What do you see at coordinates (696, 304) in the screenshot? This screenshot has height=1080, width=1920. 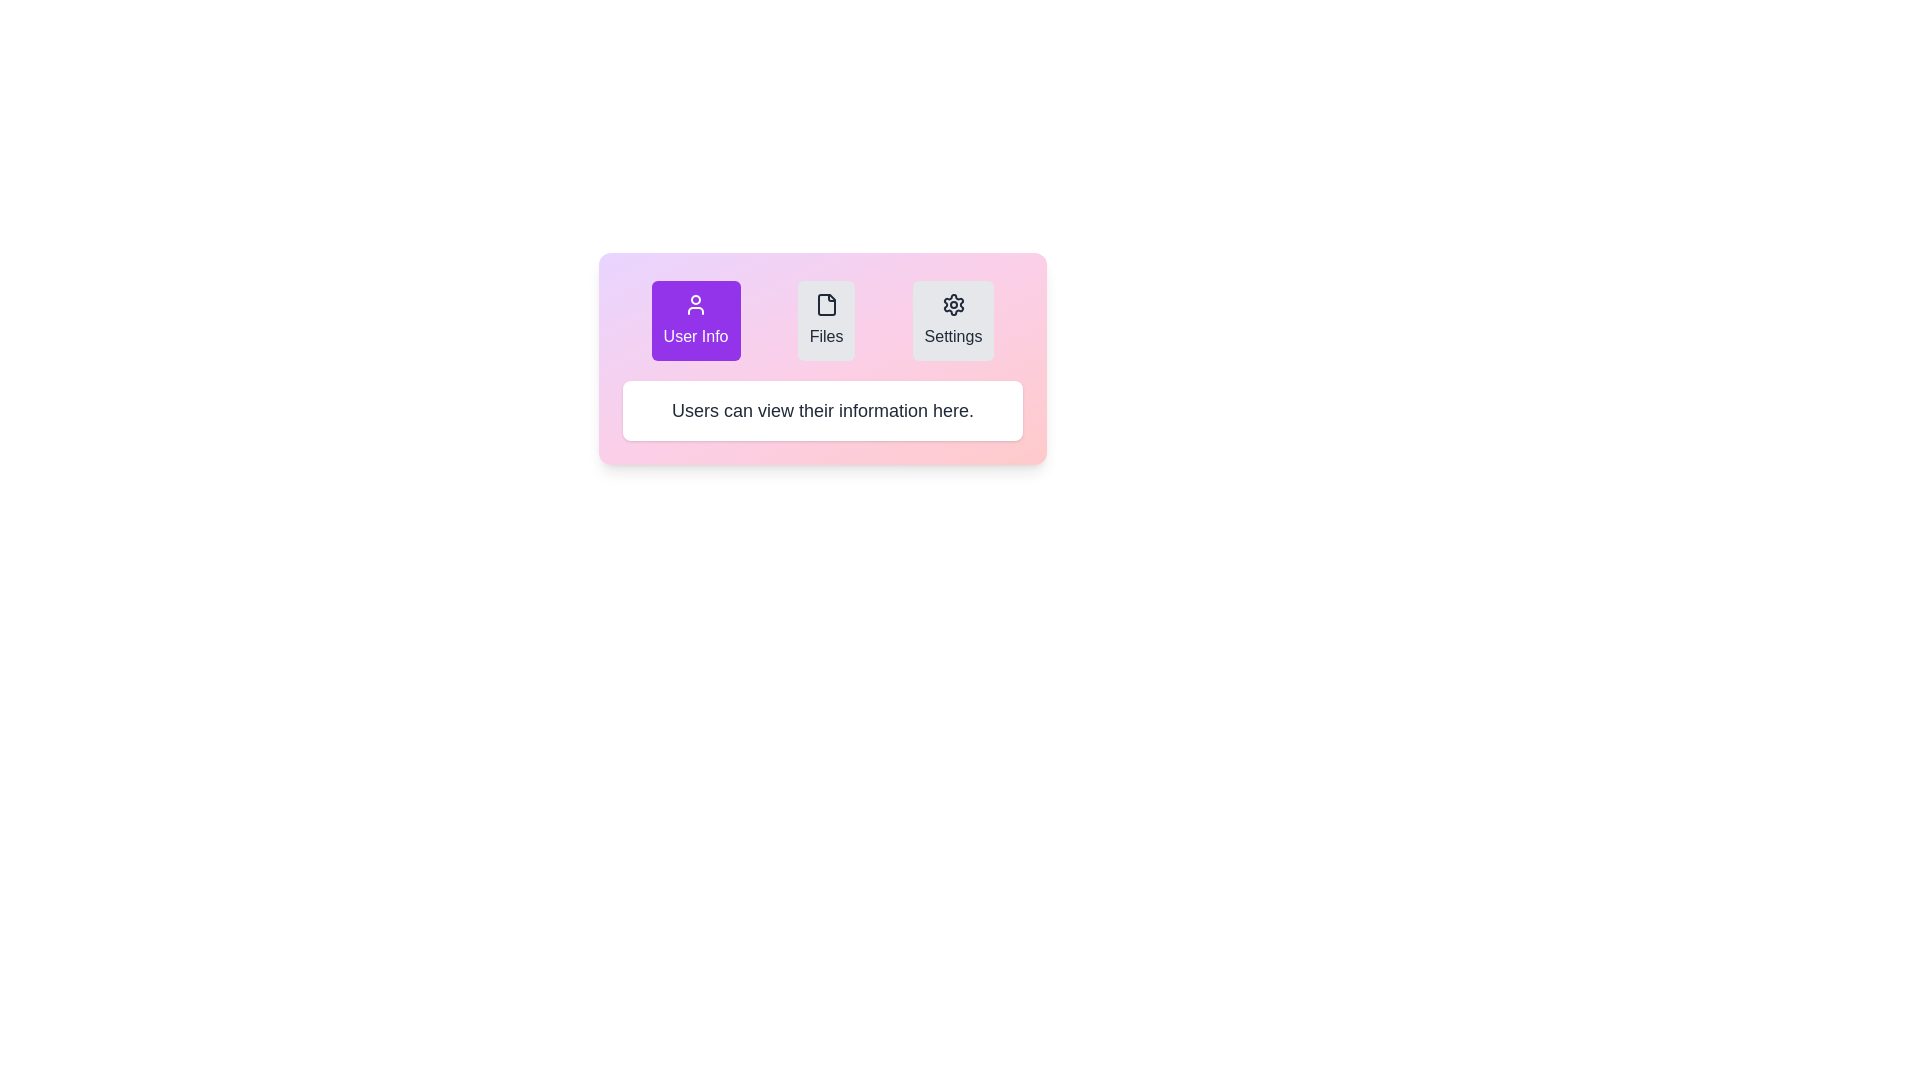 I see `the 'User Info' button, which is the purple button on the far left among three horizontally aligned buttons` at bounding box center [696, 304].